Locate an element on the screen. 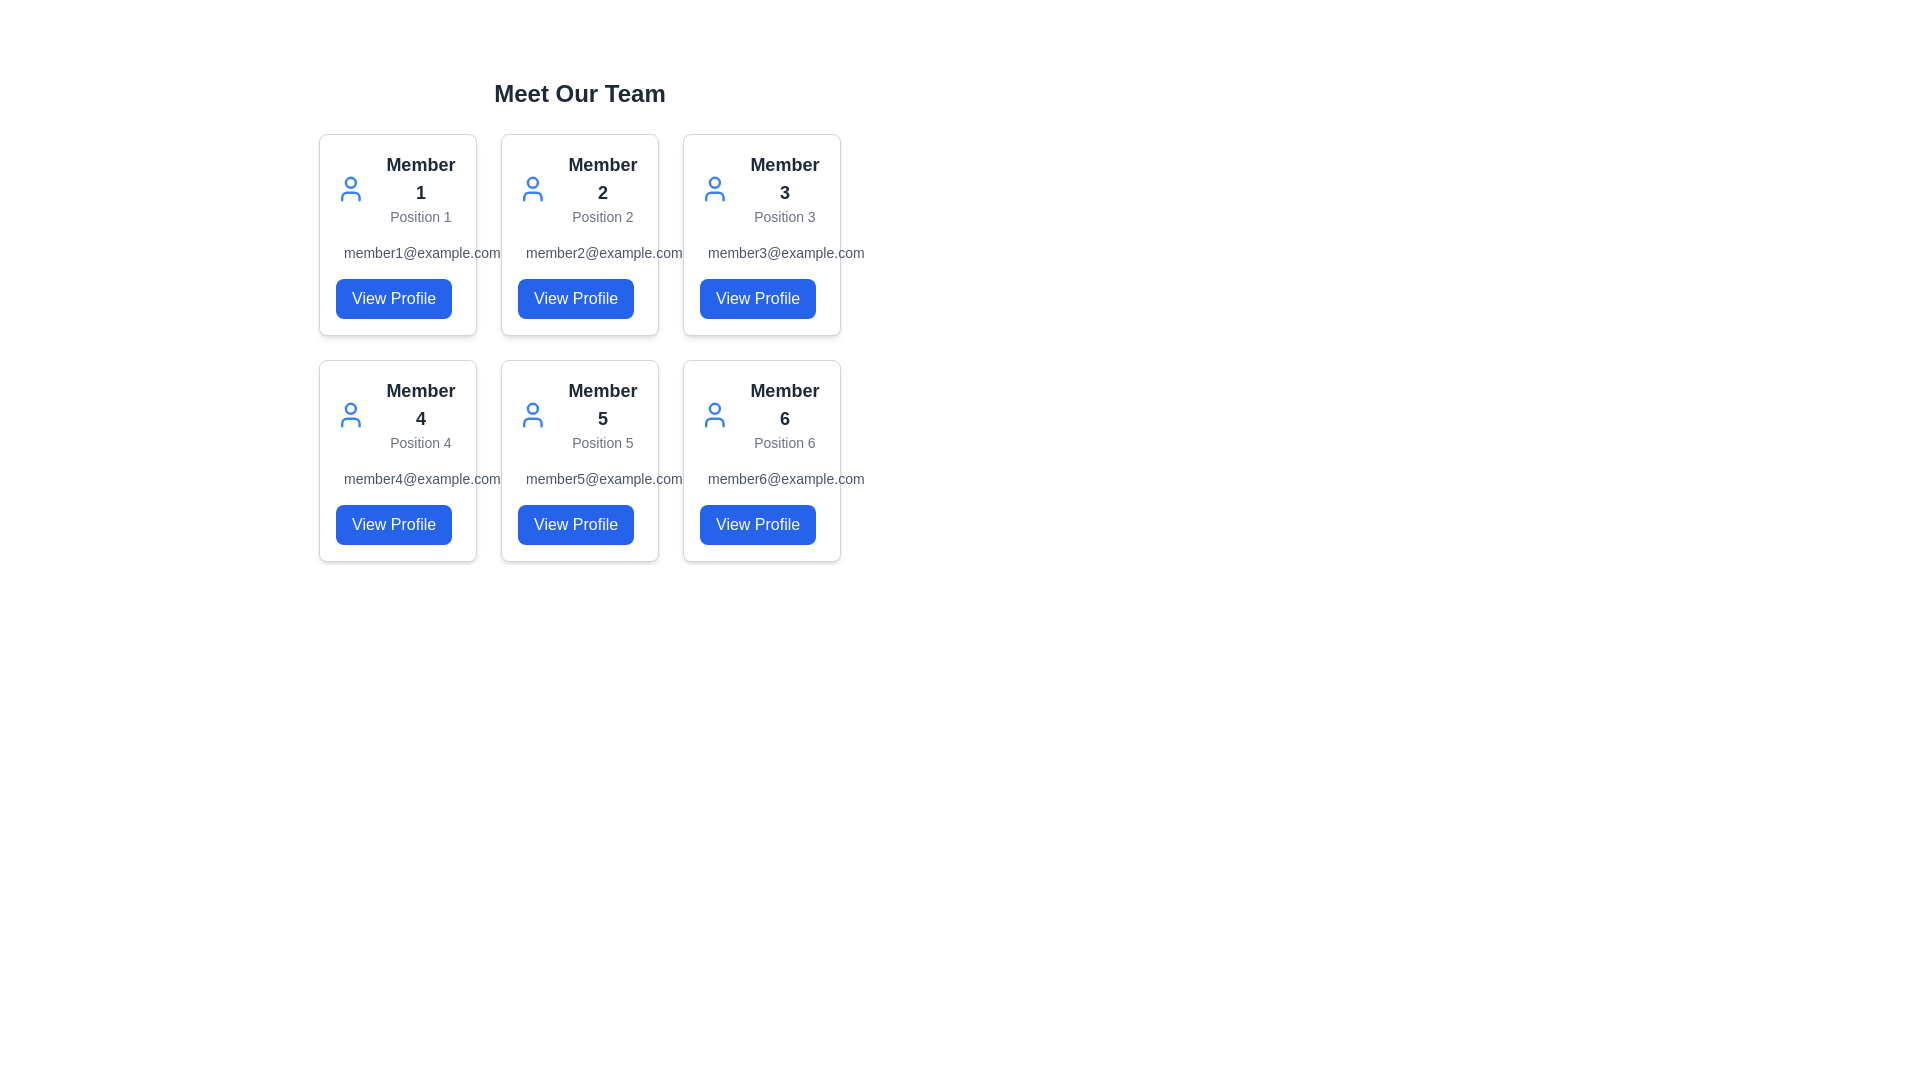 The image size is (1920, 1080). the 'View Profile' button, which is a rectangular button with rounded corners, styled in blue with white text, located at the bottom of Member 1's card is located at coordinates (394, 299).